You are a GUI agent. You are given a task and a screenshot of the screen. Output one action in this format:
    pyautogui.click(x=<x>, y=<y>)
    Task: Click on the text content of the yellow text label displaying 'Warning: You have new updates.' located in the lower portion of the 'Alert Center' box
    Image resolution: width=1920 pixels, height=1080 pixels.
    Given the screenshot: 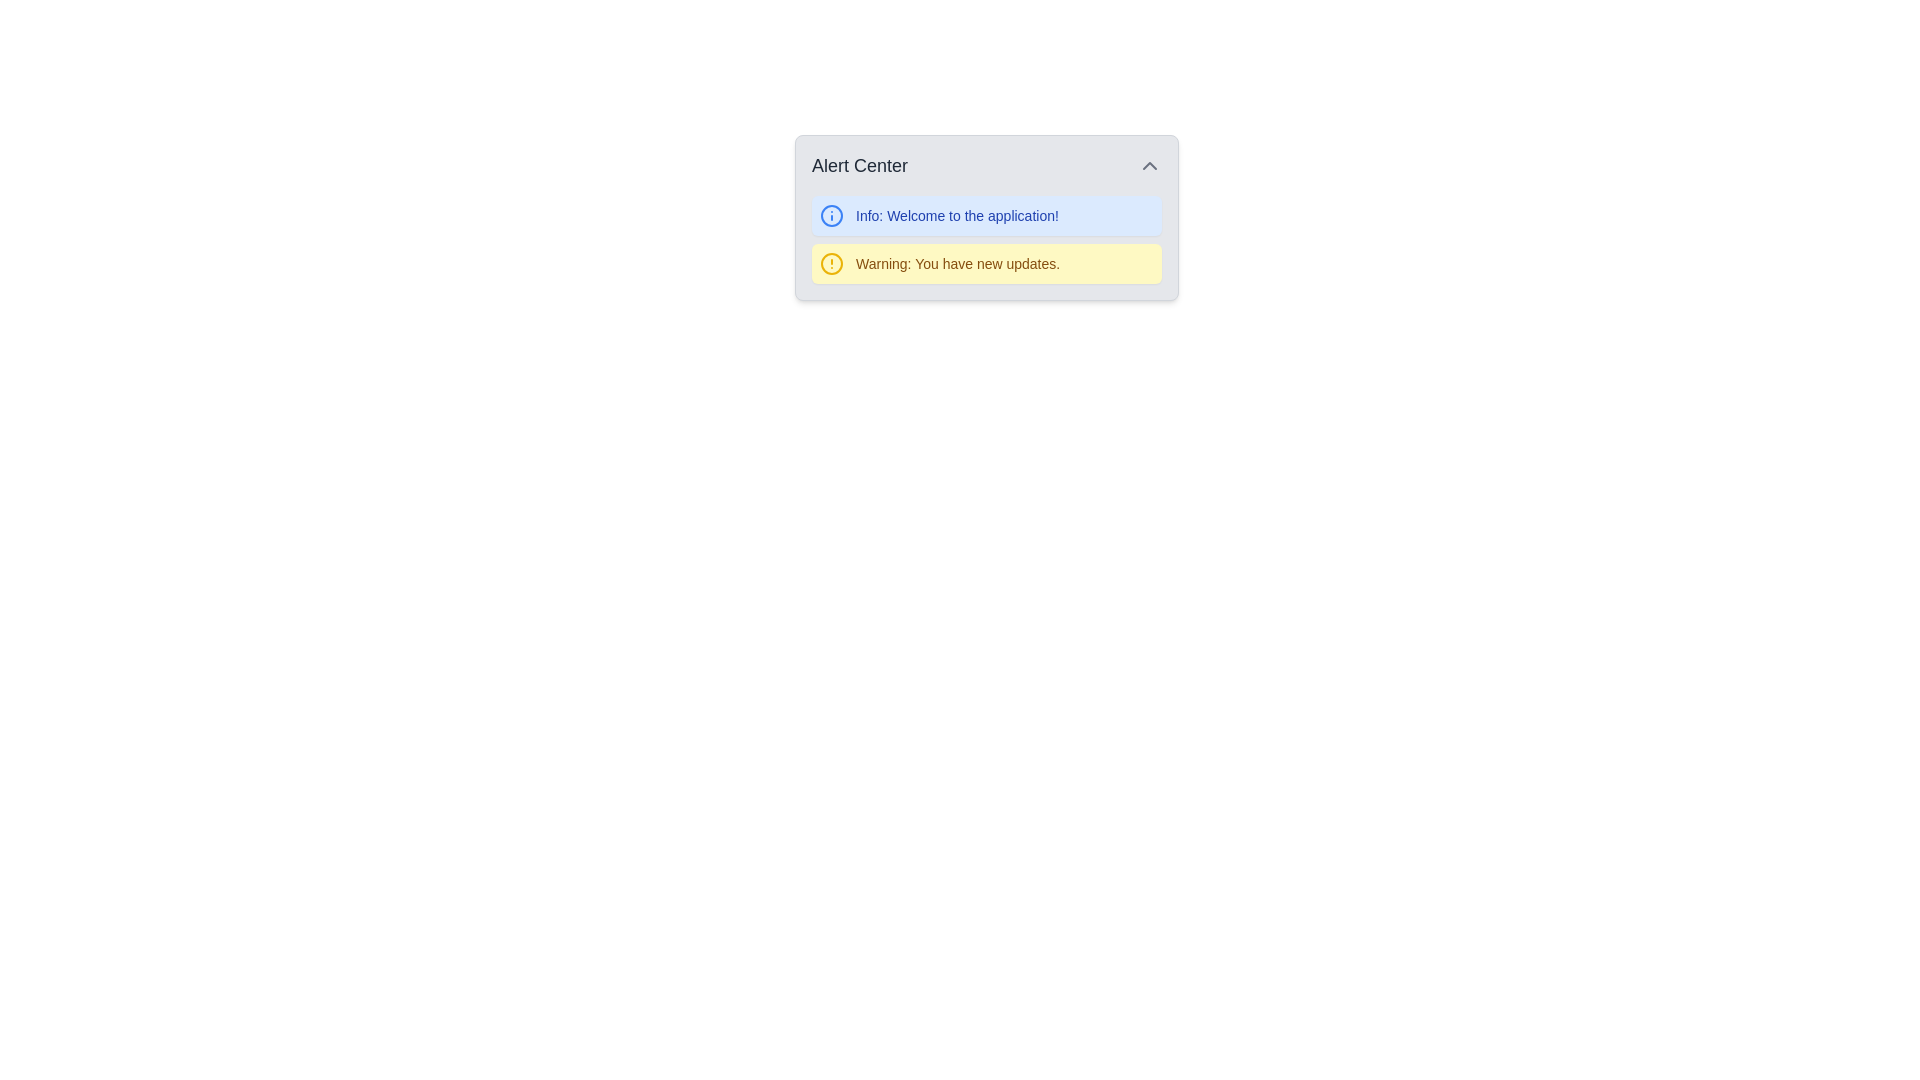 What is the action you would take?
    pyautogui.click(x=957, y=262)
    